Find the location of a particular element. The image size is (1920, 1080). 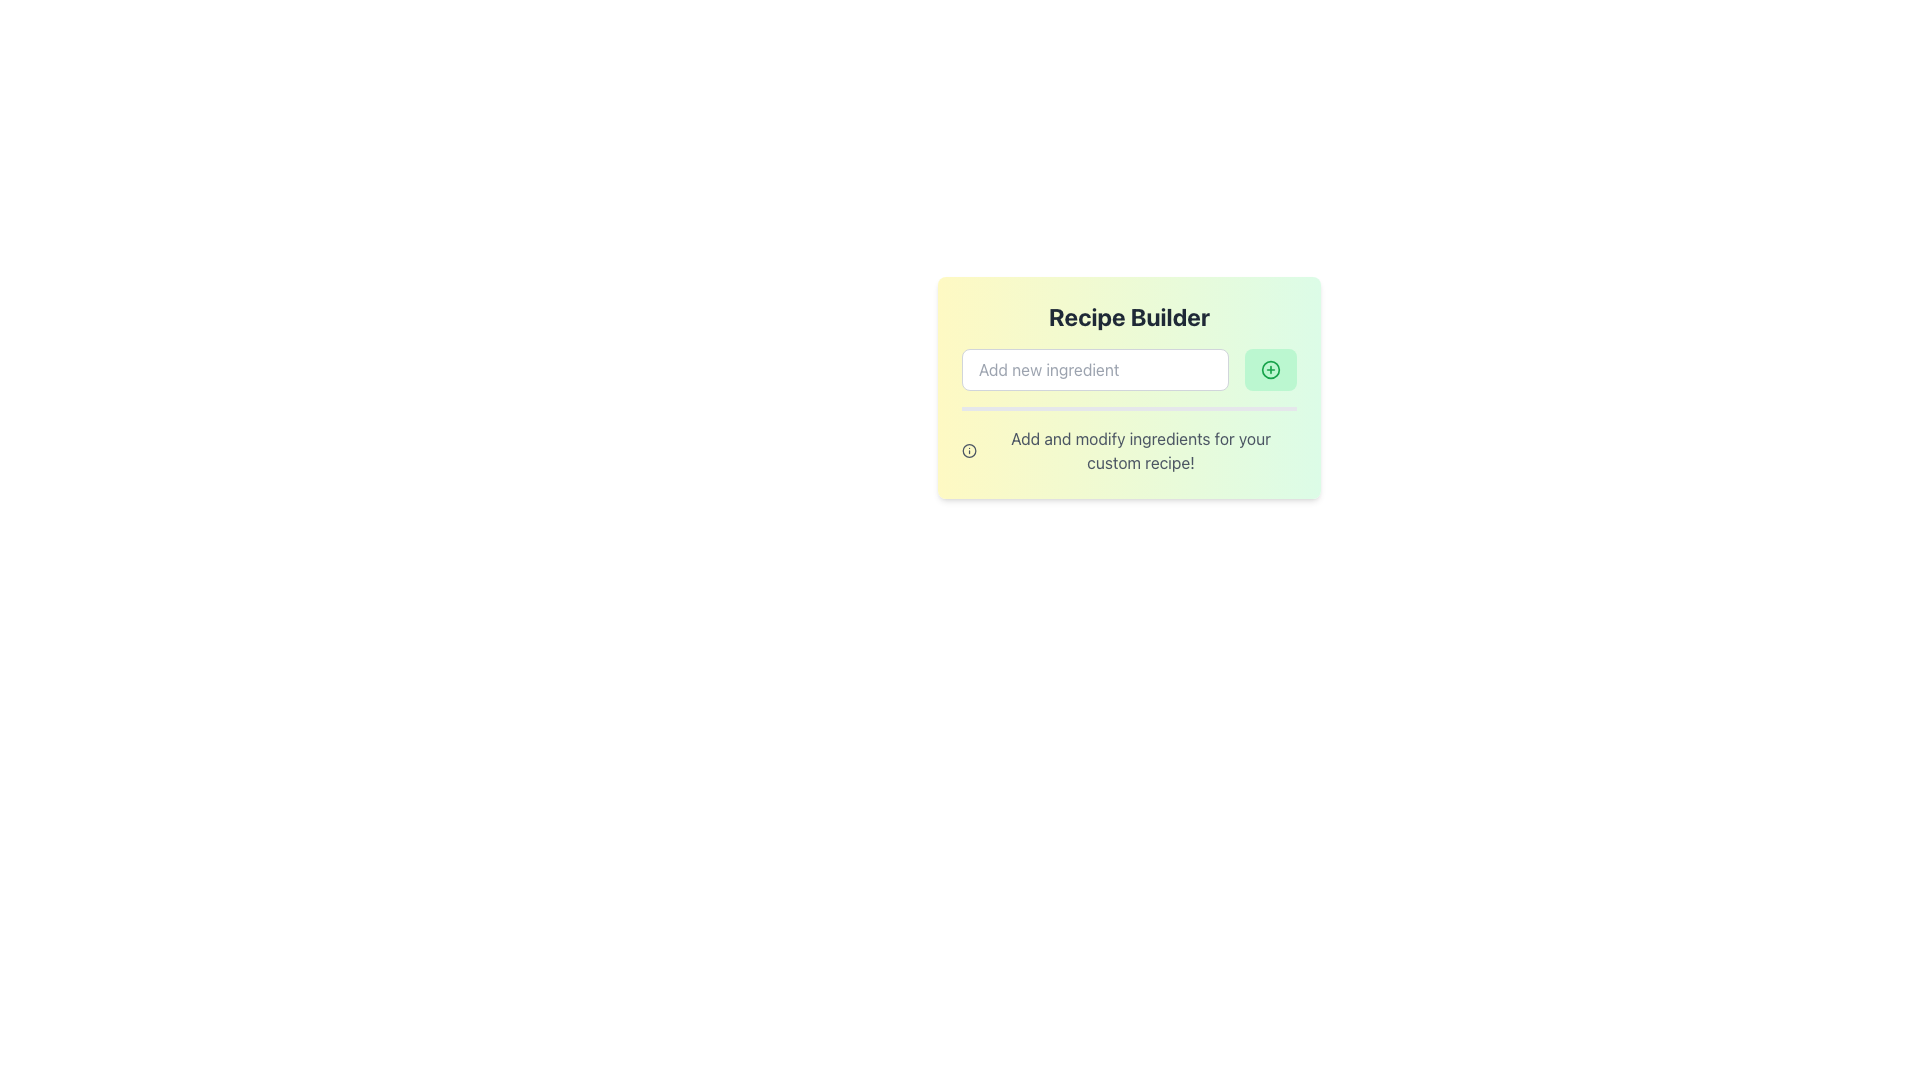

the informational icon that provides additional information related to the text 'Add and modify ingredients for your custom recipe!', located to the left of this text is located at coordinates (969, 451).